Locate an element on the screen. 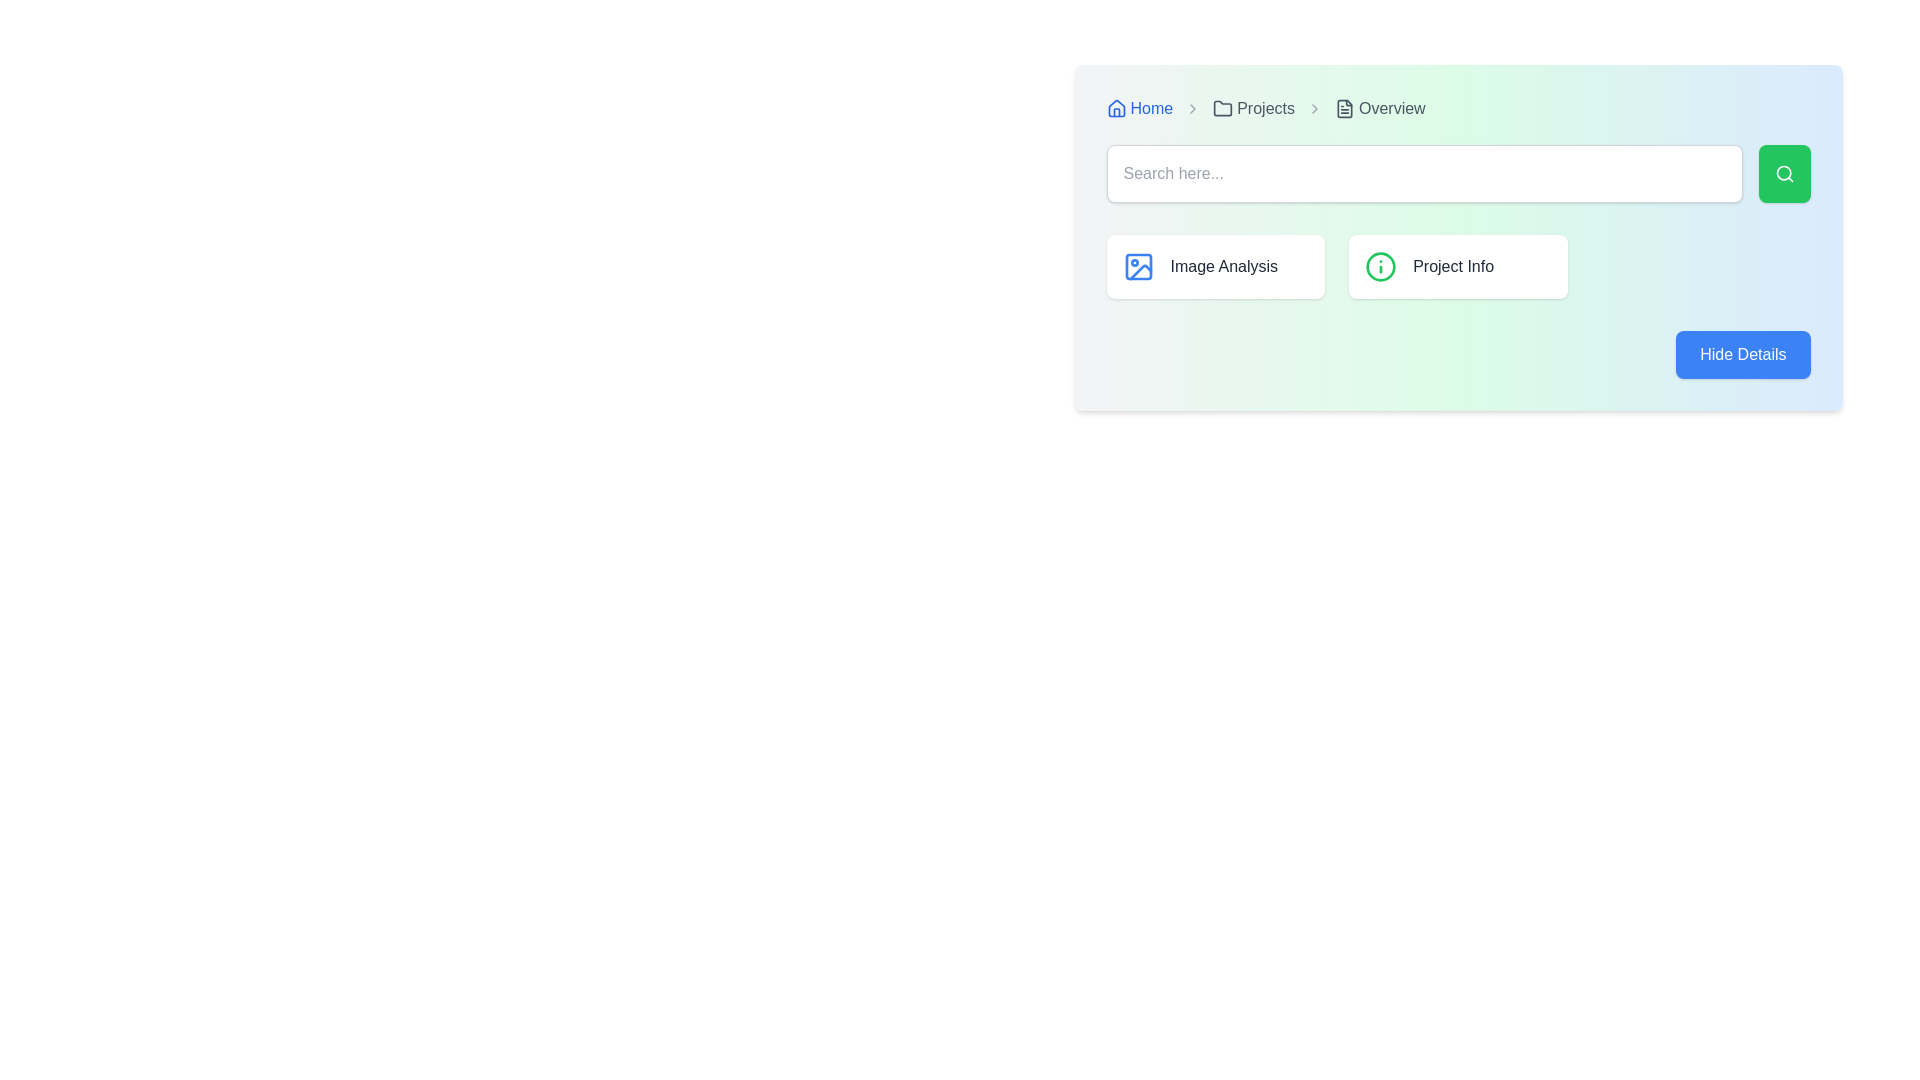 The image size is (1920, 1080). the document or text file icon located in the breadcrumb navigation bar to the left of the 'Overview' label is located at coordinates (1344, 108).